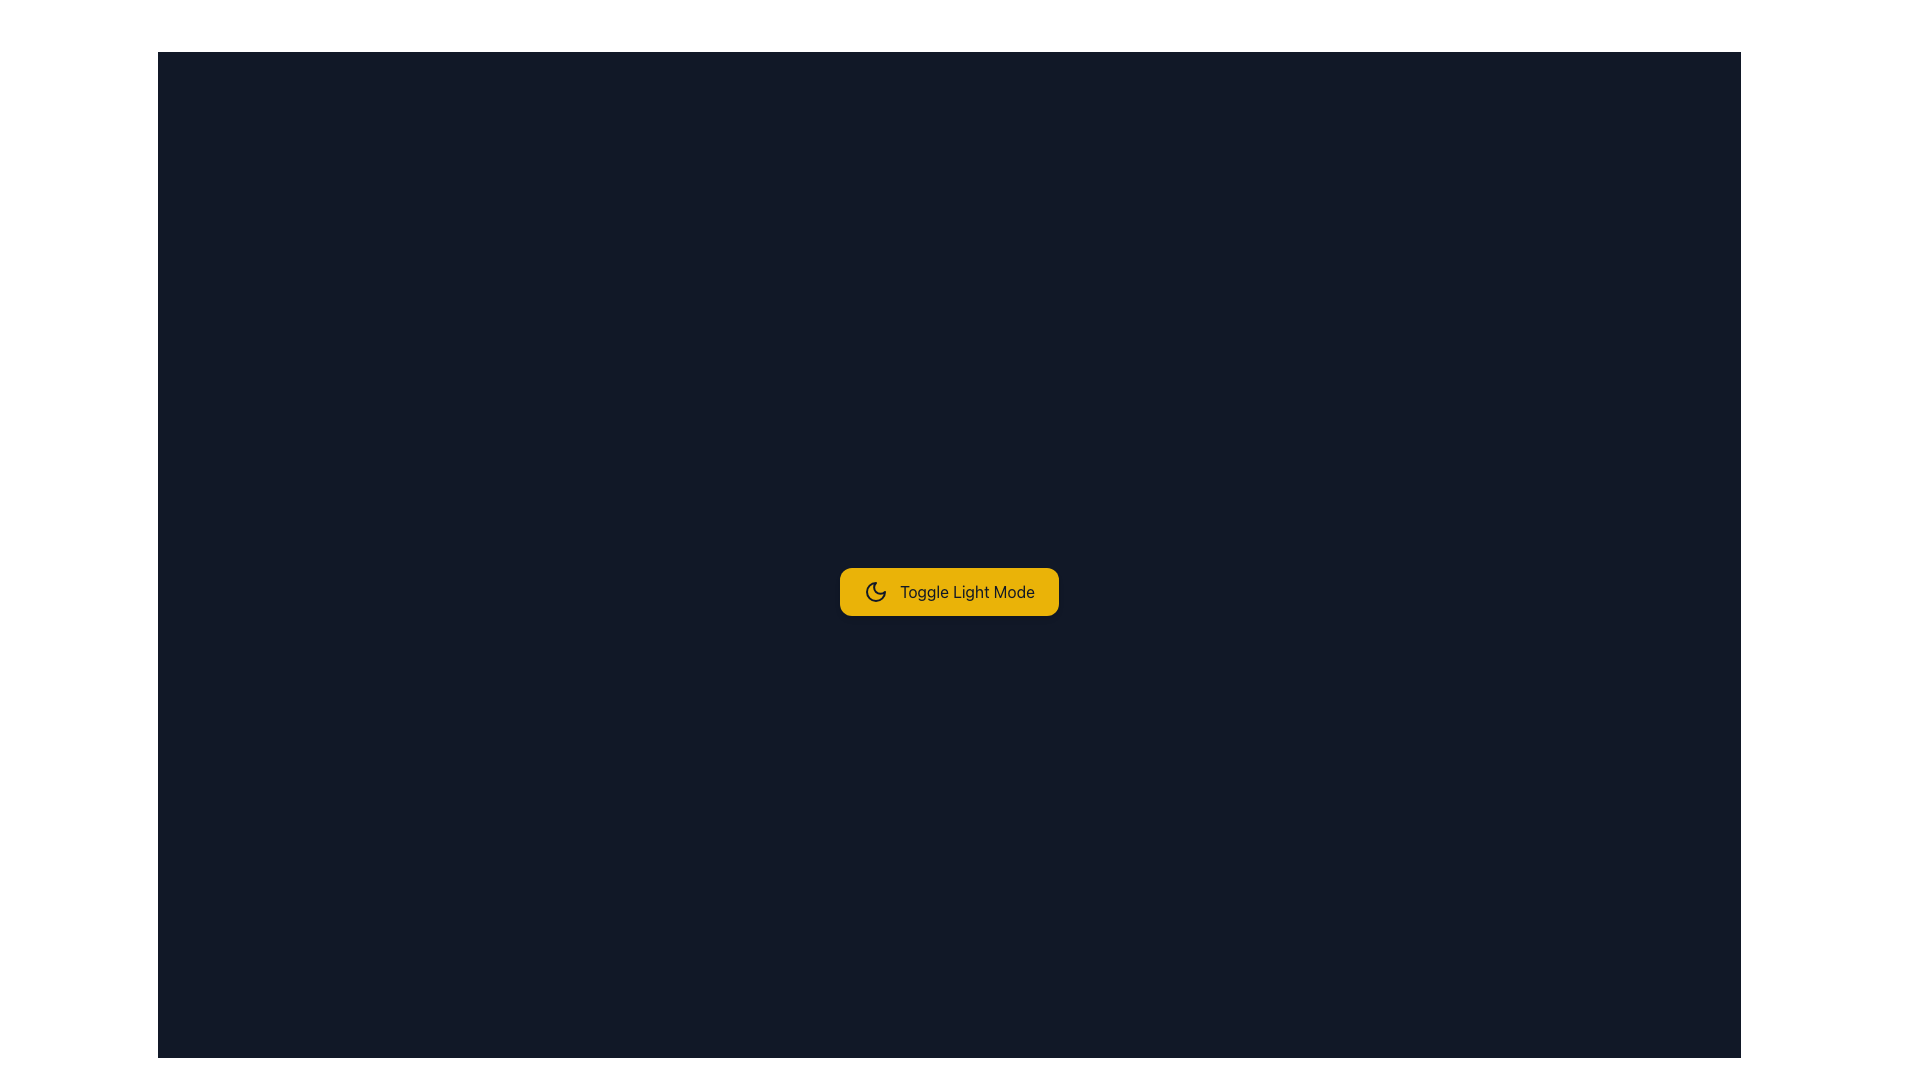 This screenshot has width=1920, height=1080. What do you see at coordinates (876, 590) in the screenshot?
I see `the 'Toggle Light Mode' button which contains the crescent moon icon on its left side` at bounding box center [876, 590].